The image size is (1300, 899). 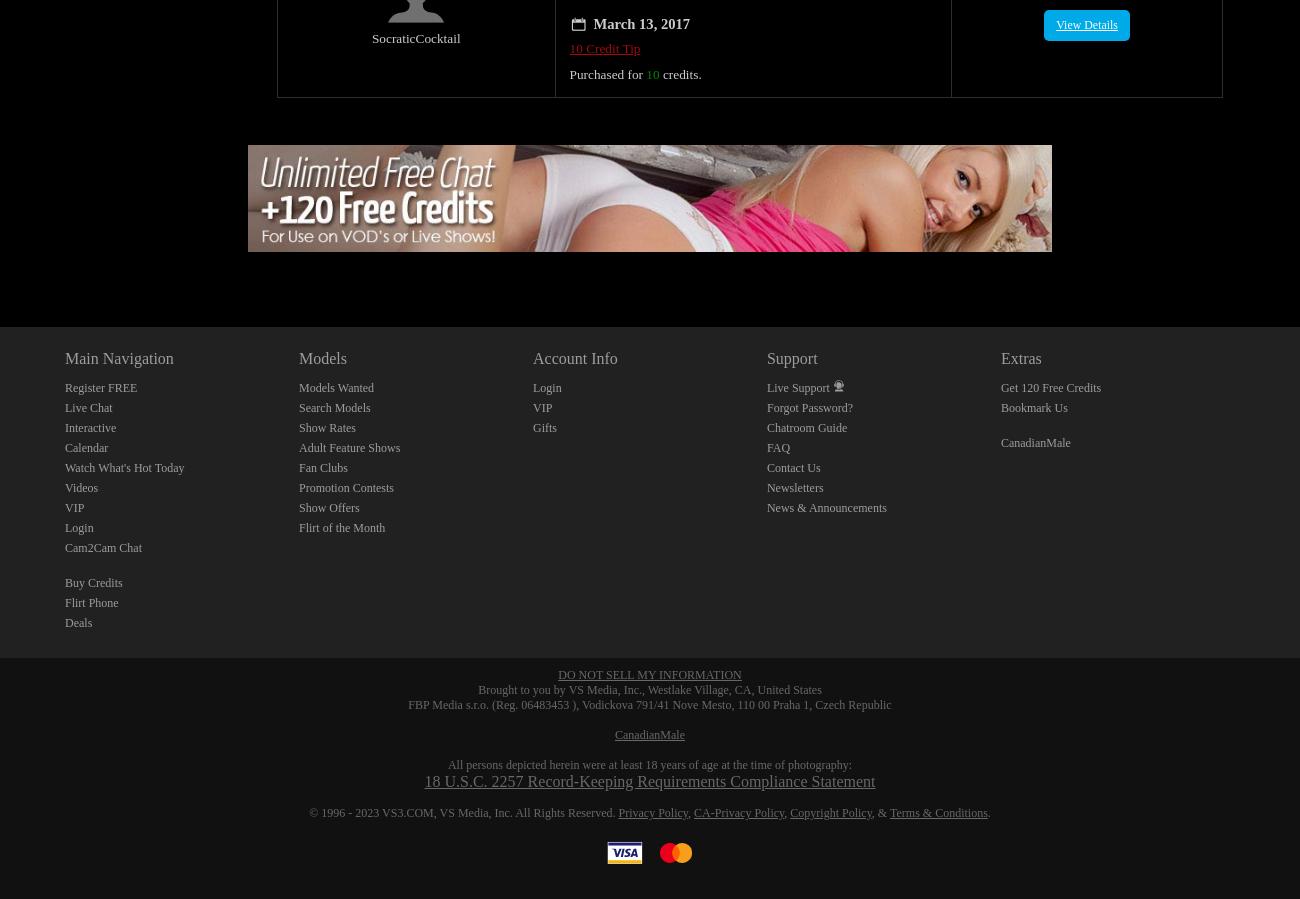 I want to click on 'Contact Us', so click(x=792, y=444).